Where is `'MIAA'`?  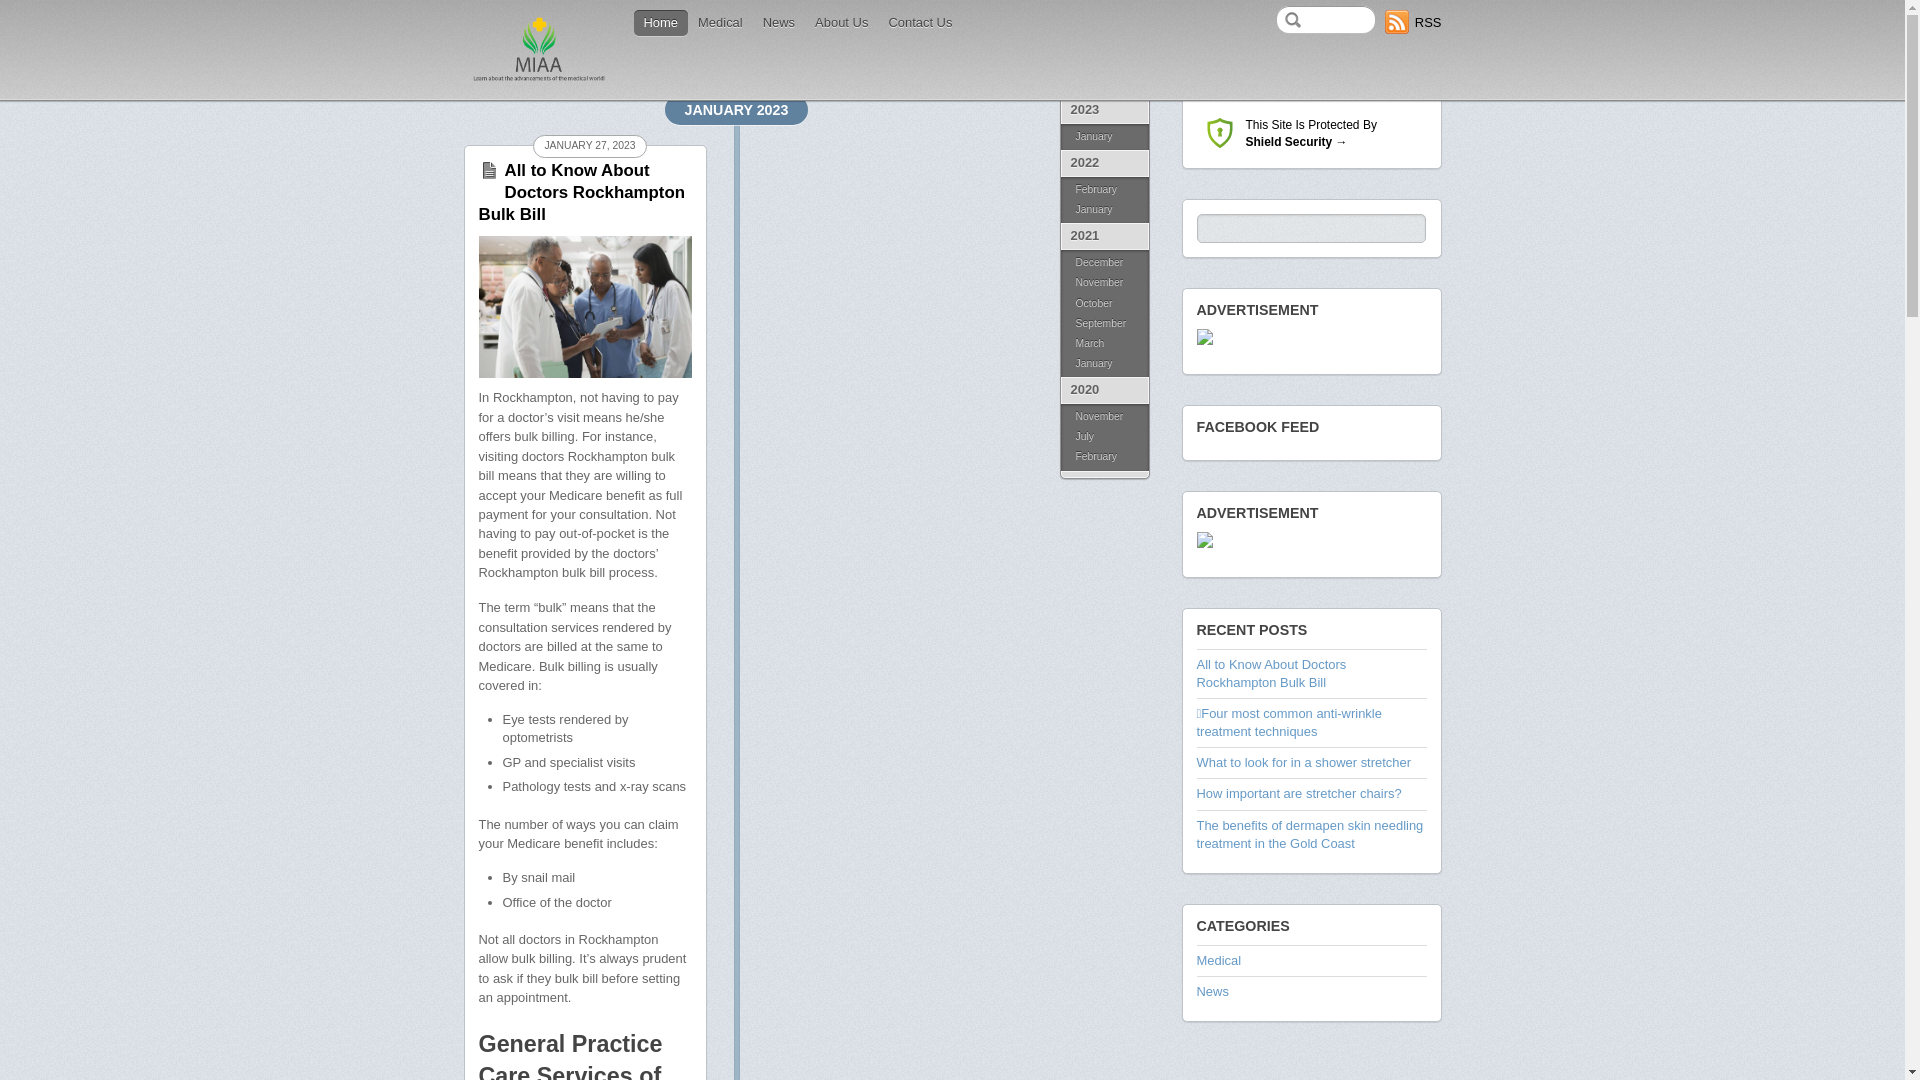
'MIAA' is located at coordinates (538, 48).